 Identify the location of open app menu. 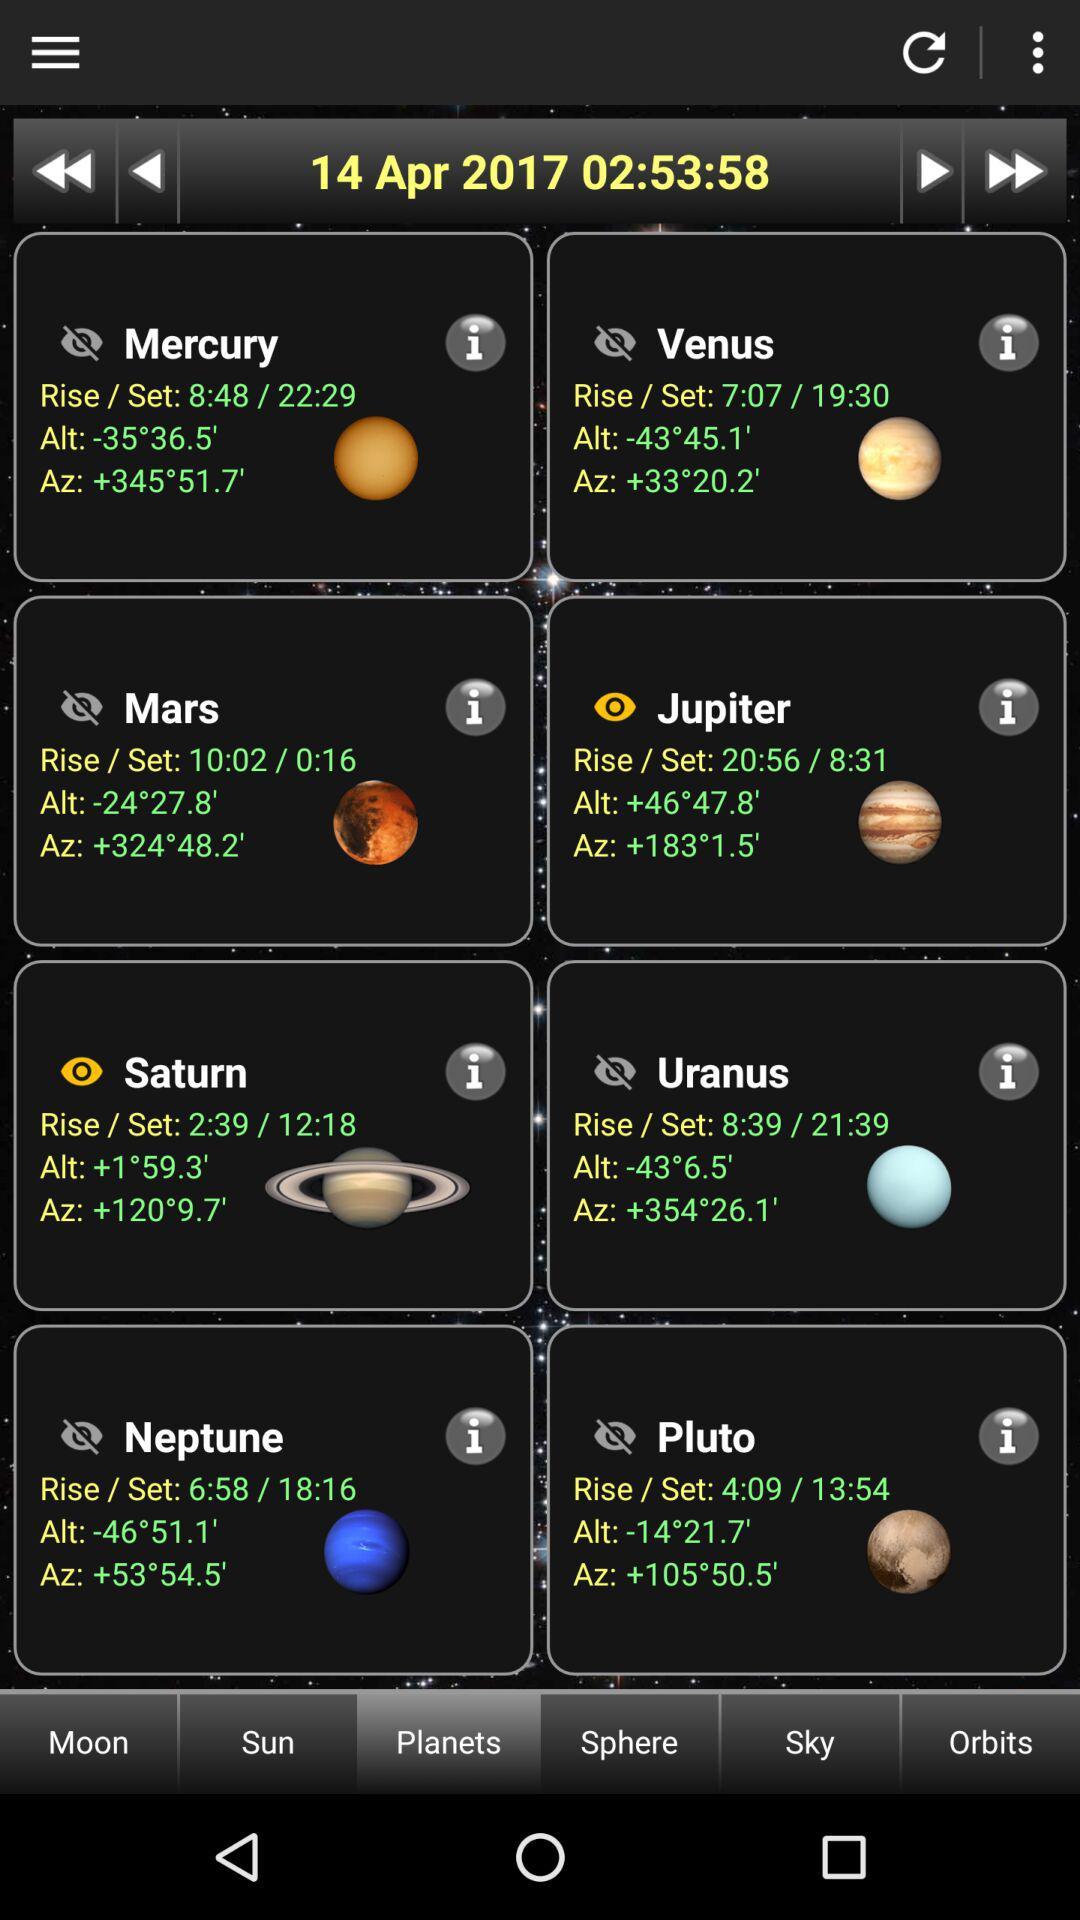
(54, 52).